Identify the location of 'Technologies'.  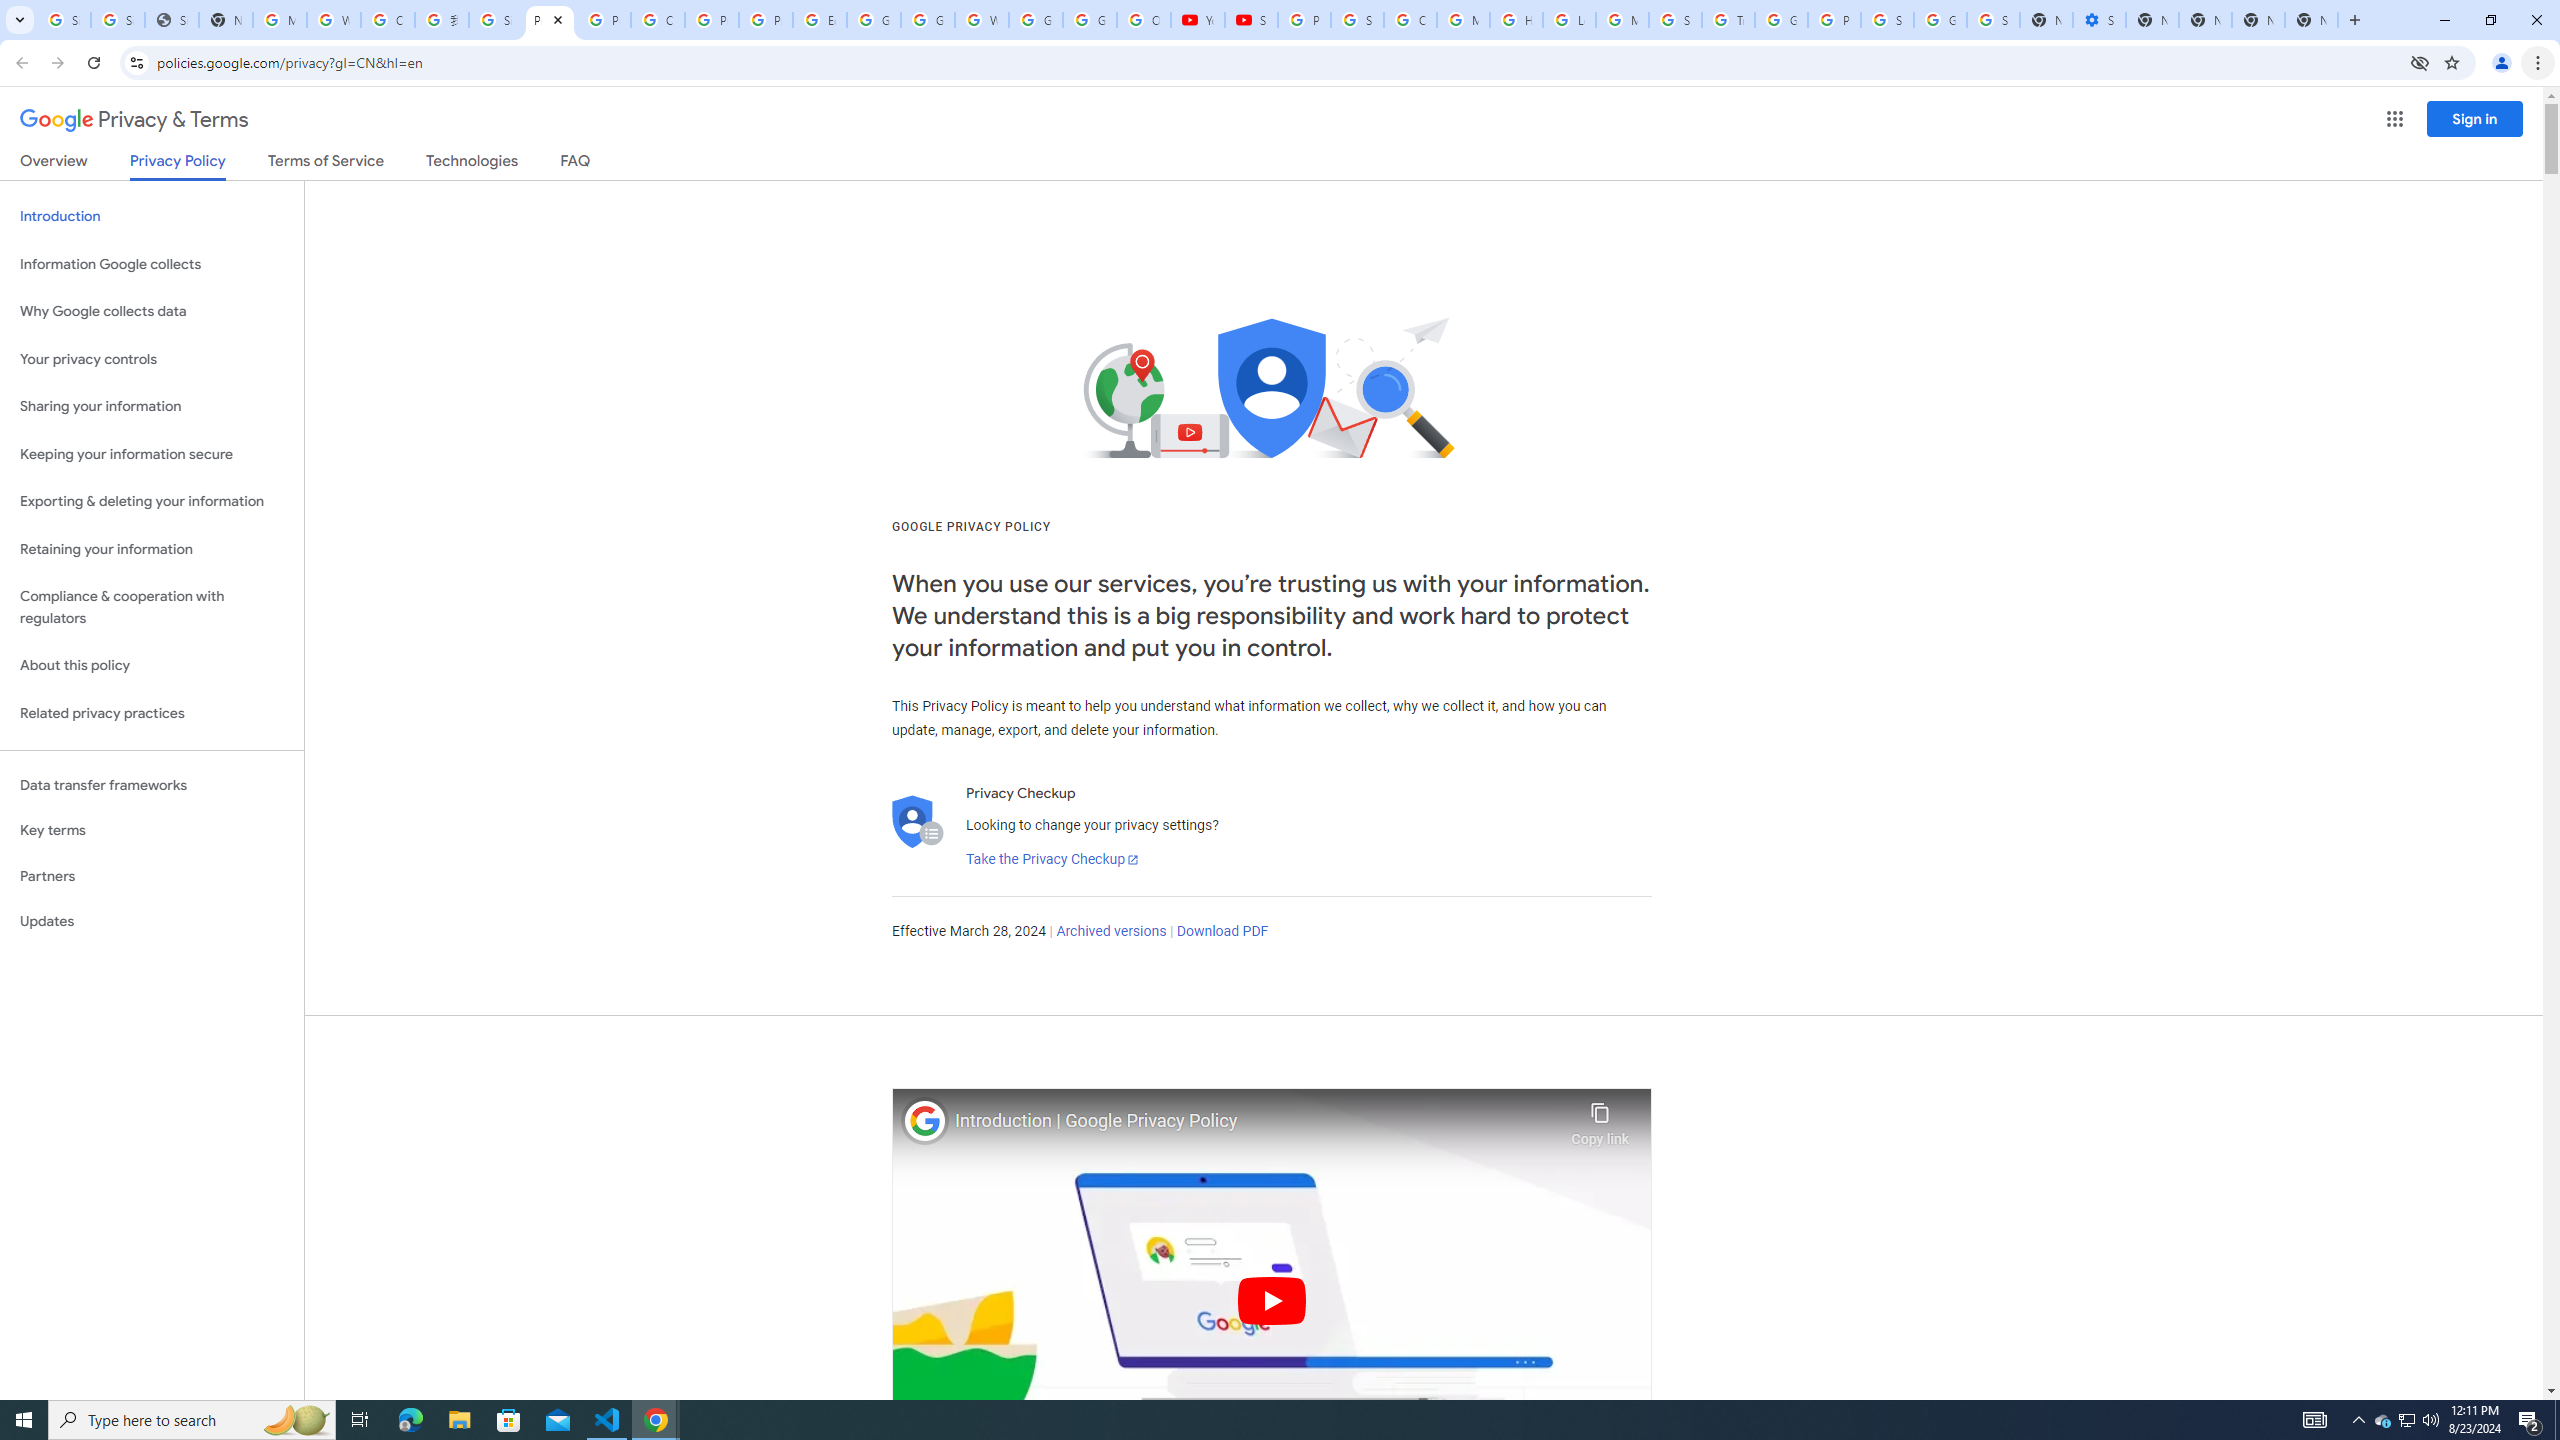
(472, 164).